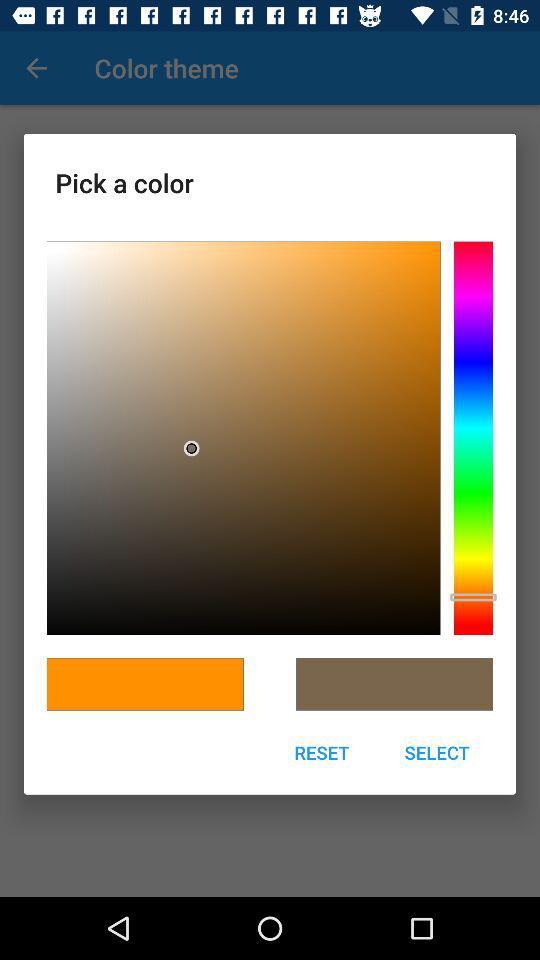  I want to click on the icon next to select, so click(321, 751).